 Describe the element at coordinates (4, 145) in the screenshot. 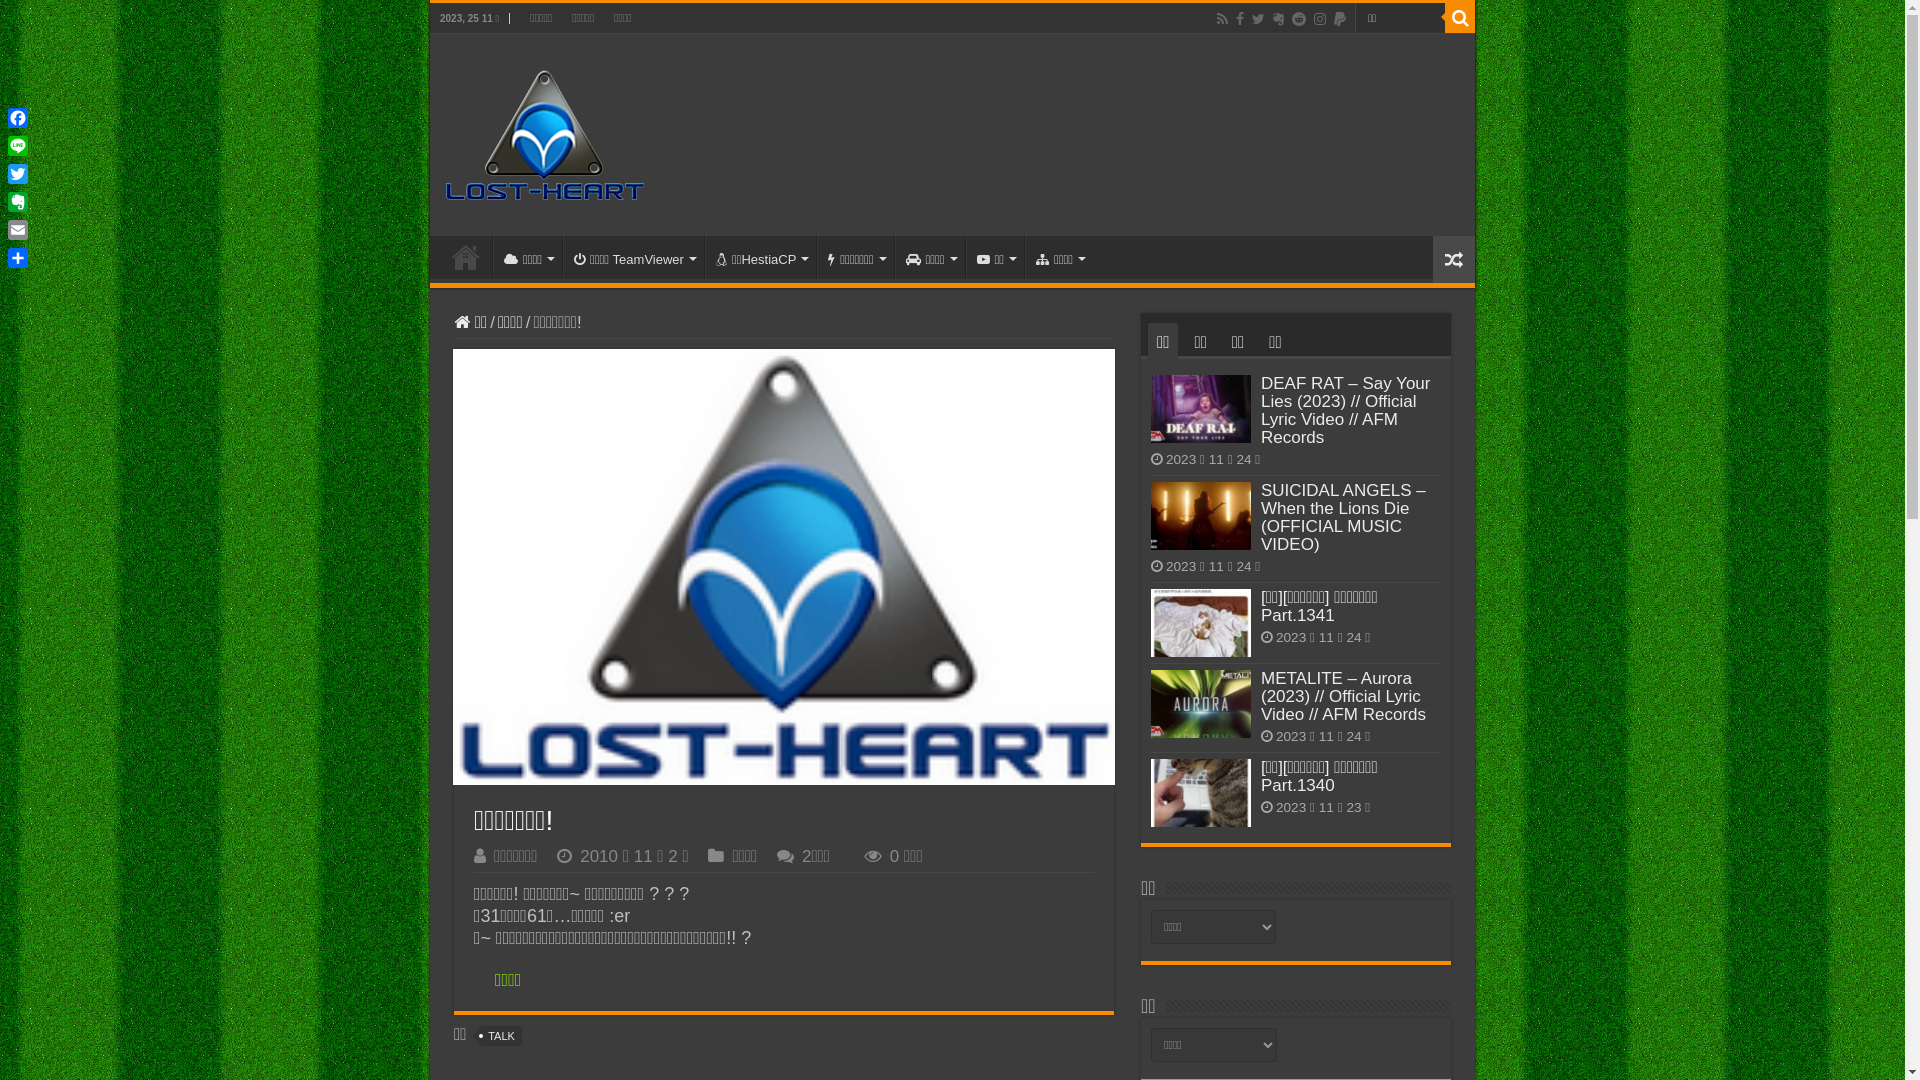

I see `'Line'` at that location.